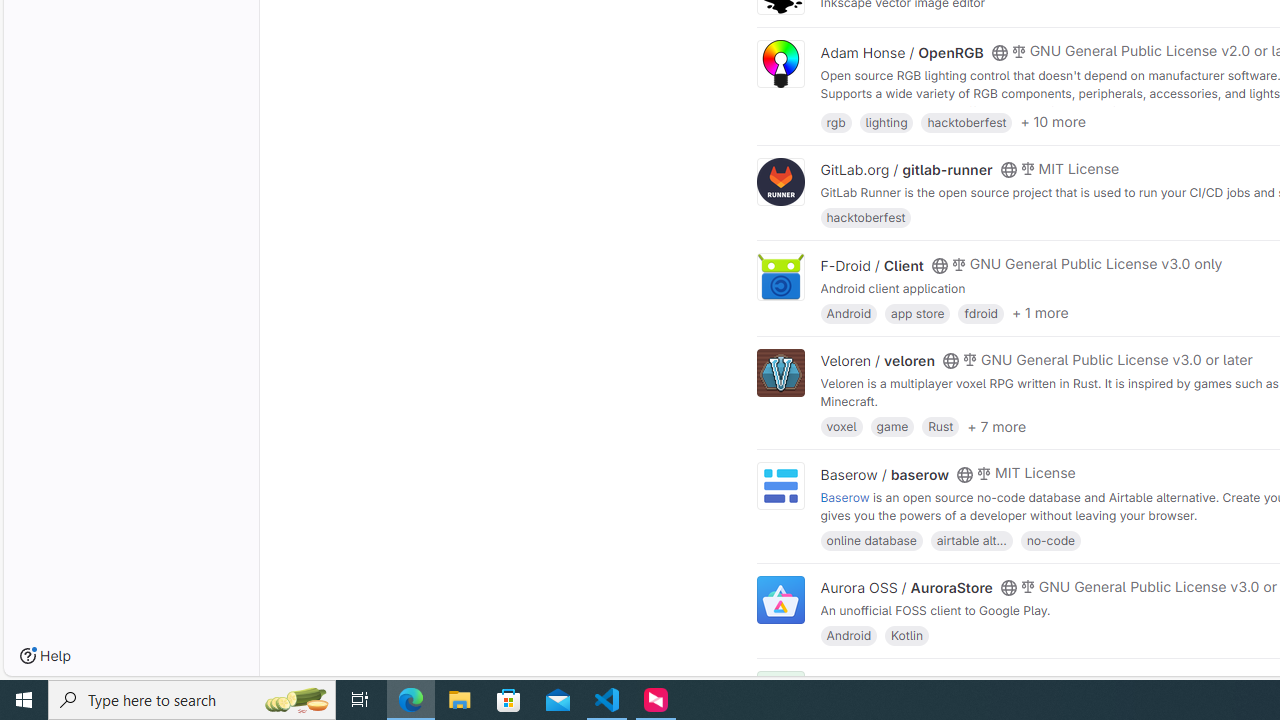  What do you see at coordinates (905, 169) in the screenshot?
I see `'GitLab.org / gitlab-runner'` at bounding box center [905, 169].